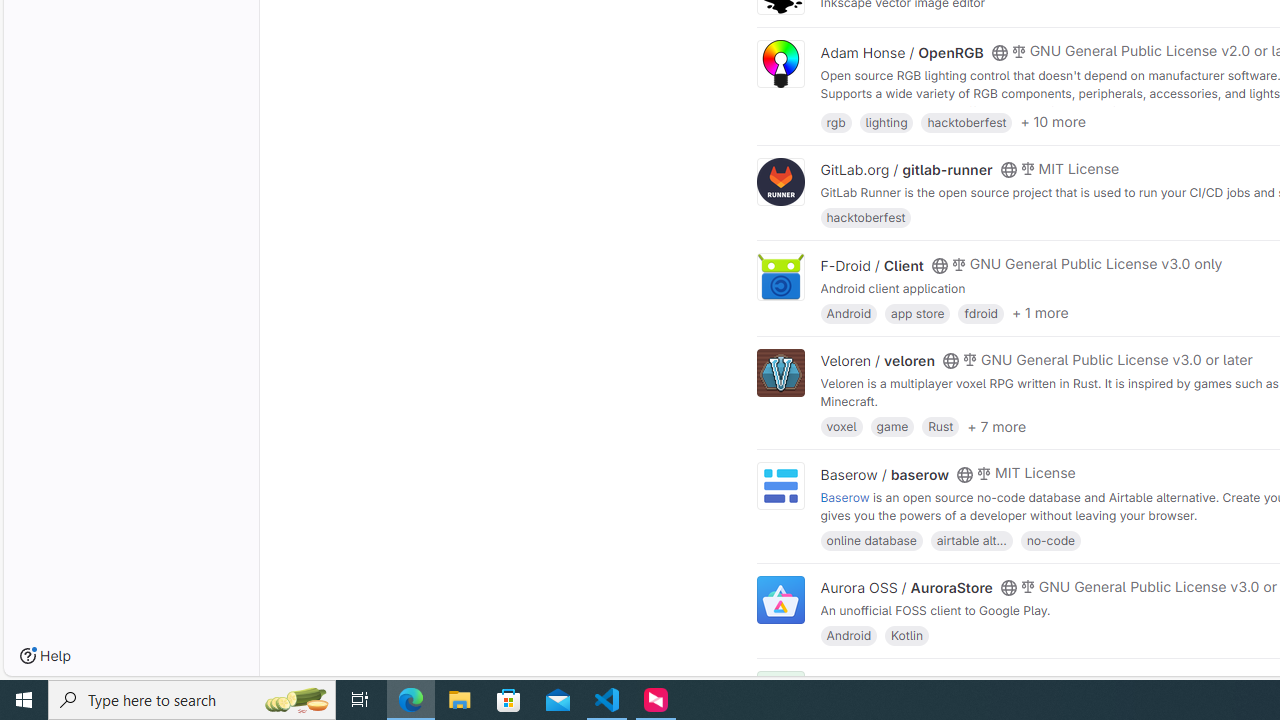  What do you see at coordinates (905, 169) in the screenshot?
I see `'GitLab.org / gitlab-runner'` at bounding box center [905, 169].